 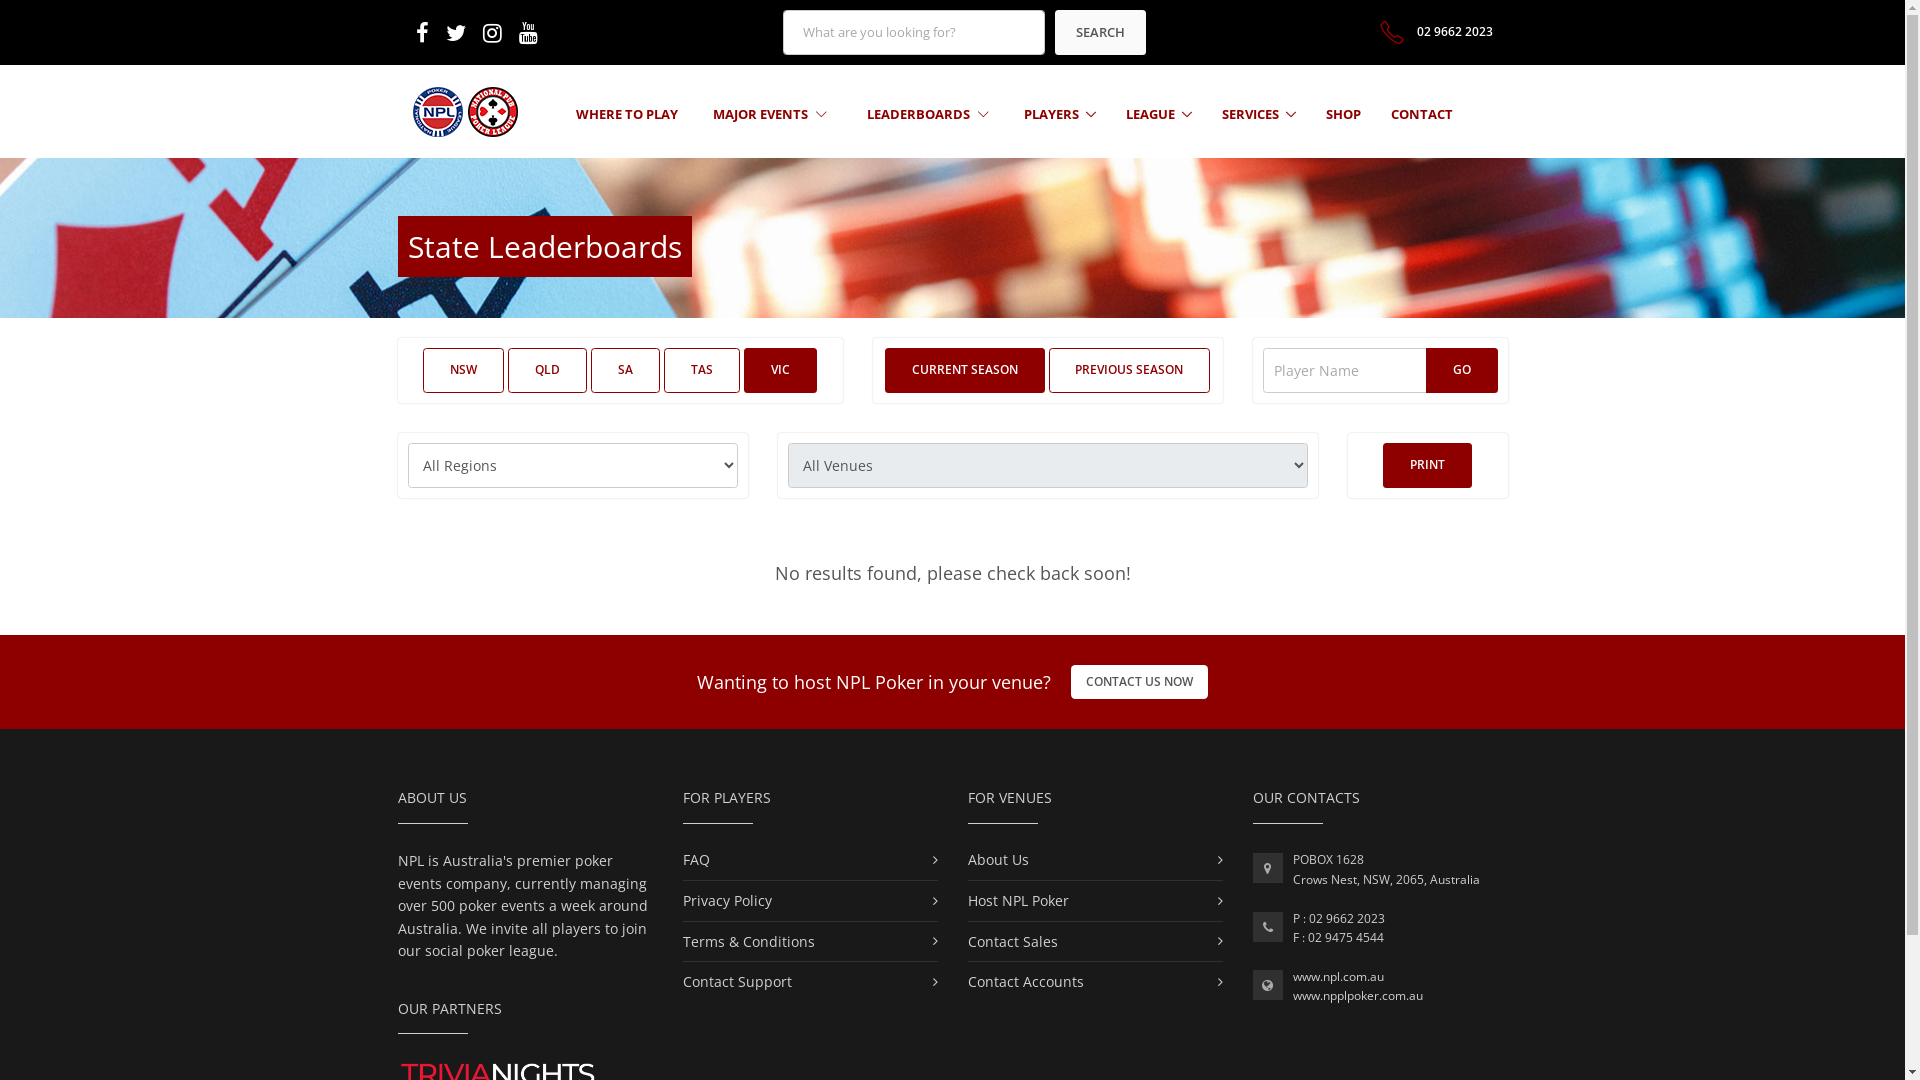 I want to click on 'www.npl.com.au', so click(x=1337, y=975).